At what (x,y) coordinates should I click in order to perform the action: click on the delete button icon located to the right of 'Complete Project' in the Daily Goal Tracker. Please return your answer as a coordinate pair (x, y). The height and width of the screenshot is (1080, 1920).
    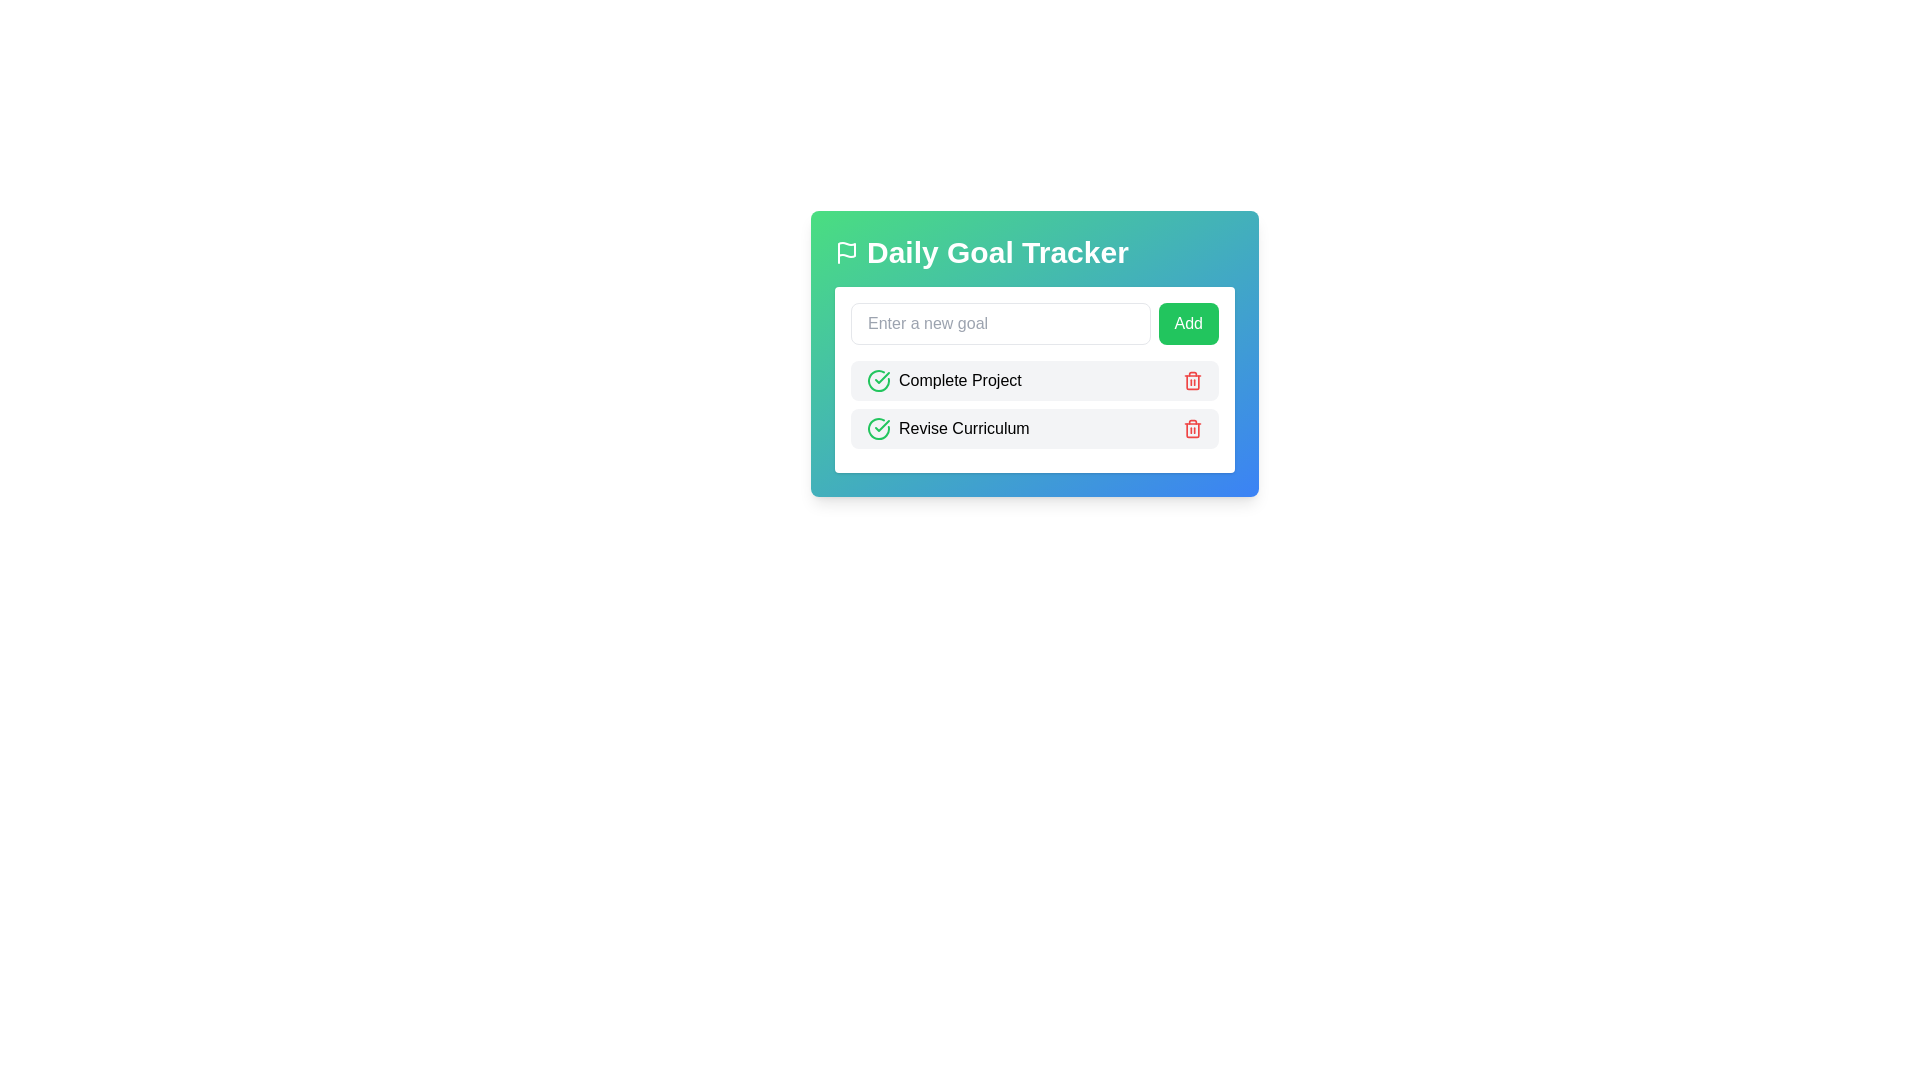
    Looking at the image, I should click on (1193, 381).